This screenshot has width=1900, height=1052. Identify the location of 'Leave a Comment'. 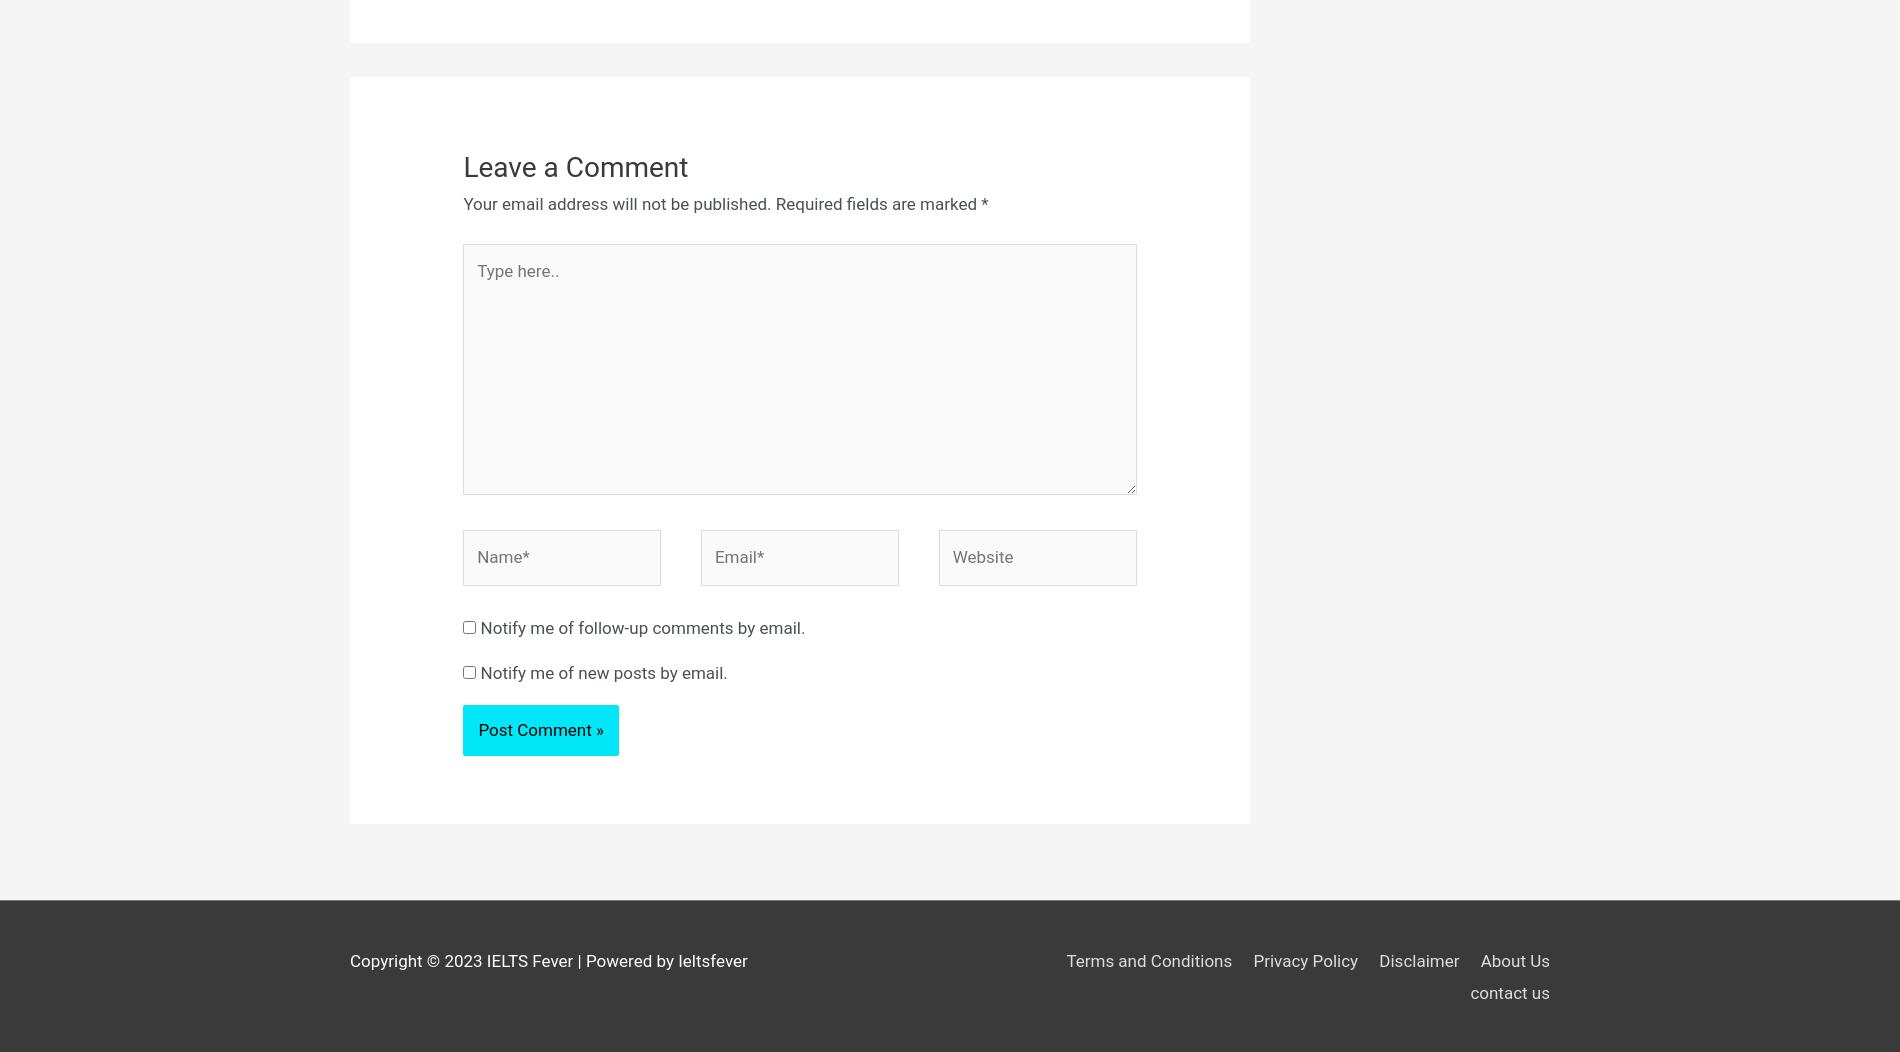
(575, 165).